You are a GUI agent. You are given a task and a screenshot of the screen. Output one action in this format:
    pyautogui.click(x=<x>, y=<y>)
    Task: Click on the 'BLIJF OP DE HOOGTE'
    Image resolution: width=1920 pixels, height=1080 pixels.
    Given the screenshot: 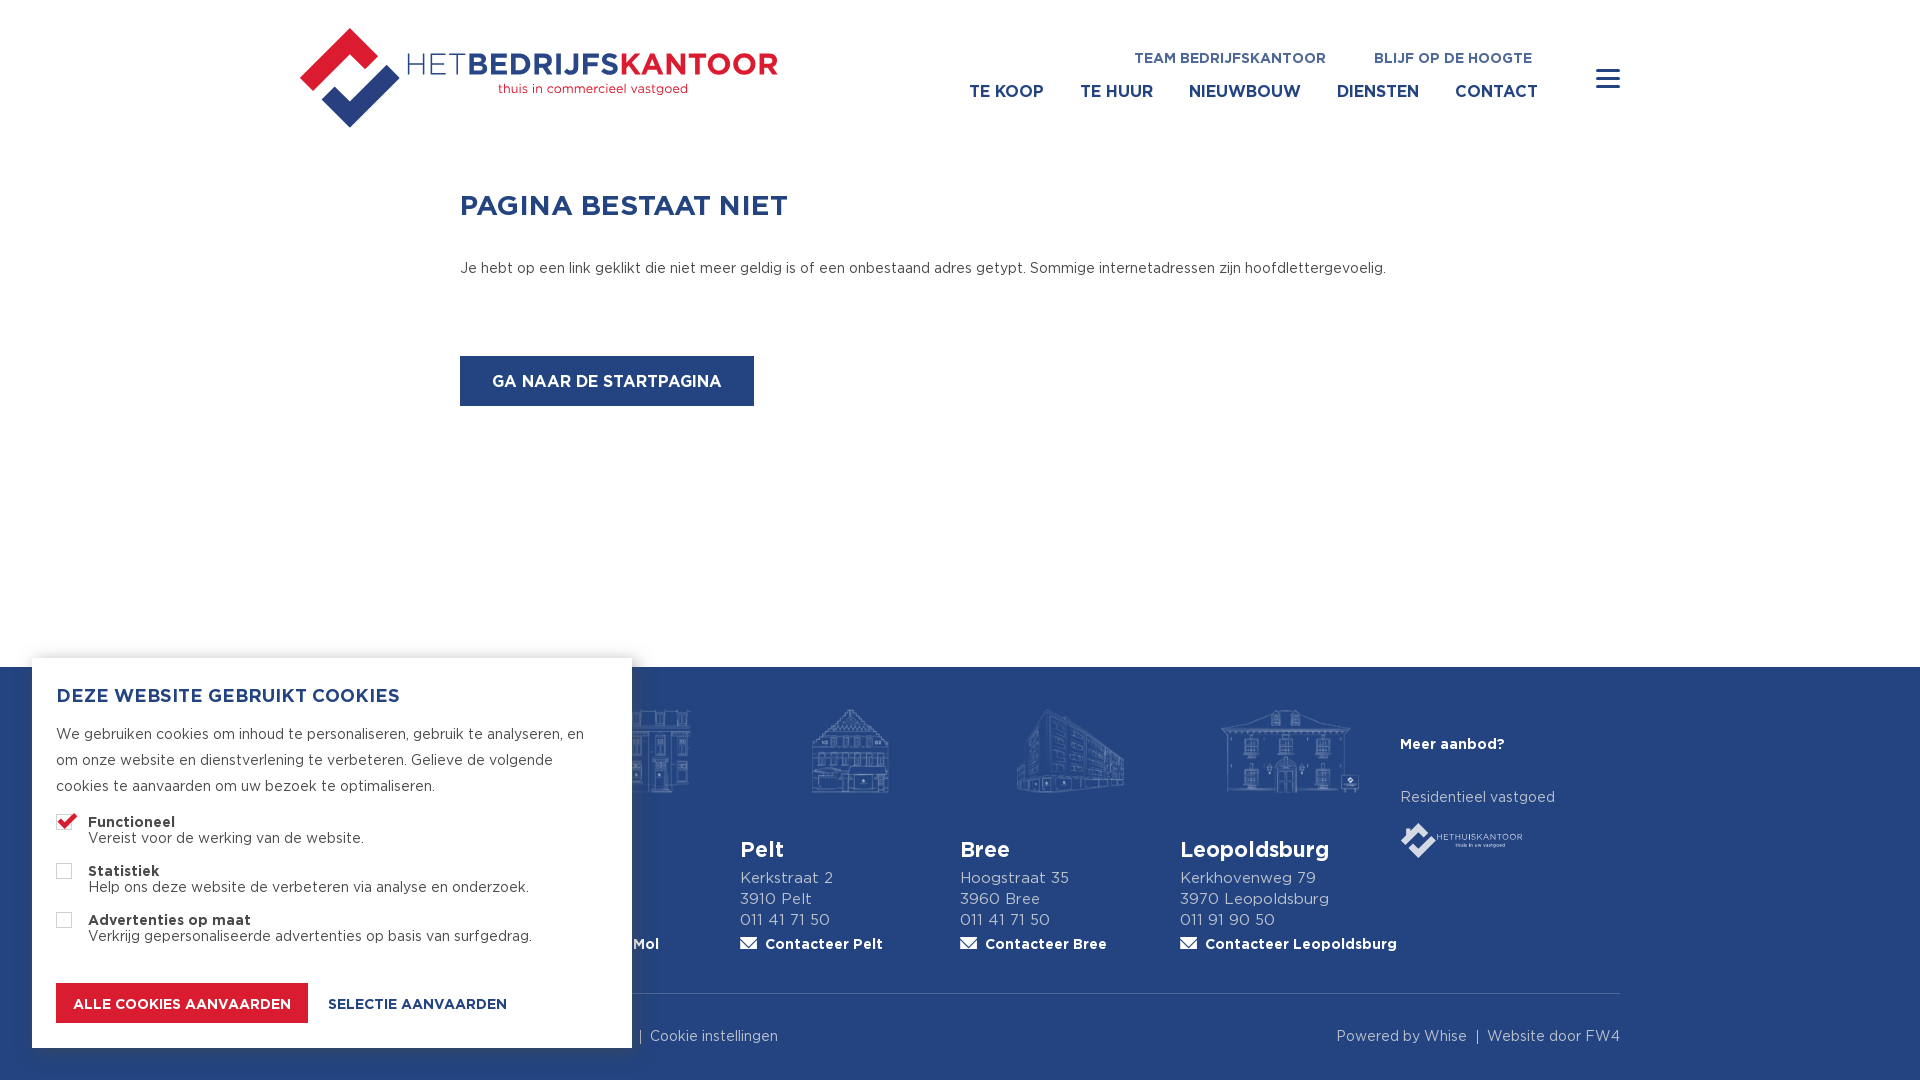 What is the action you would take?
    pyautogui.click(x=1453, y=56)
    